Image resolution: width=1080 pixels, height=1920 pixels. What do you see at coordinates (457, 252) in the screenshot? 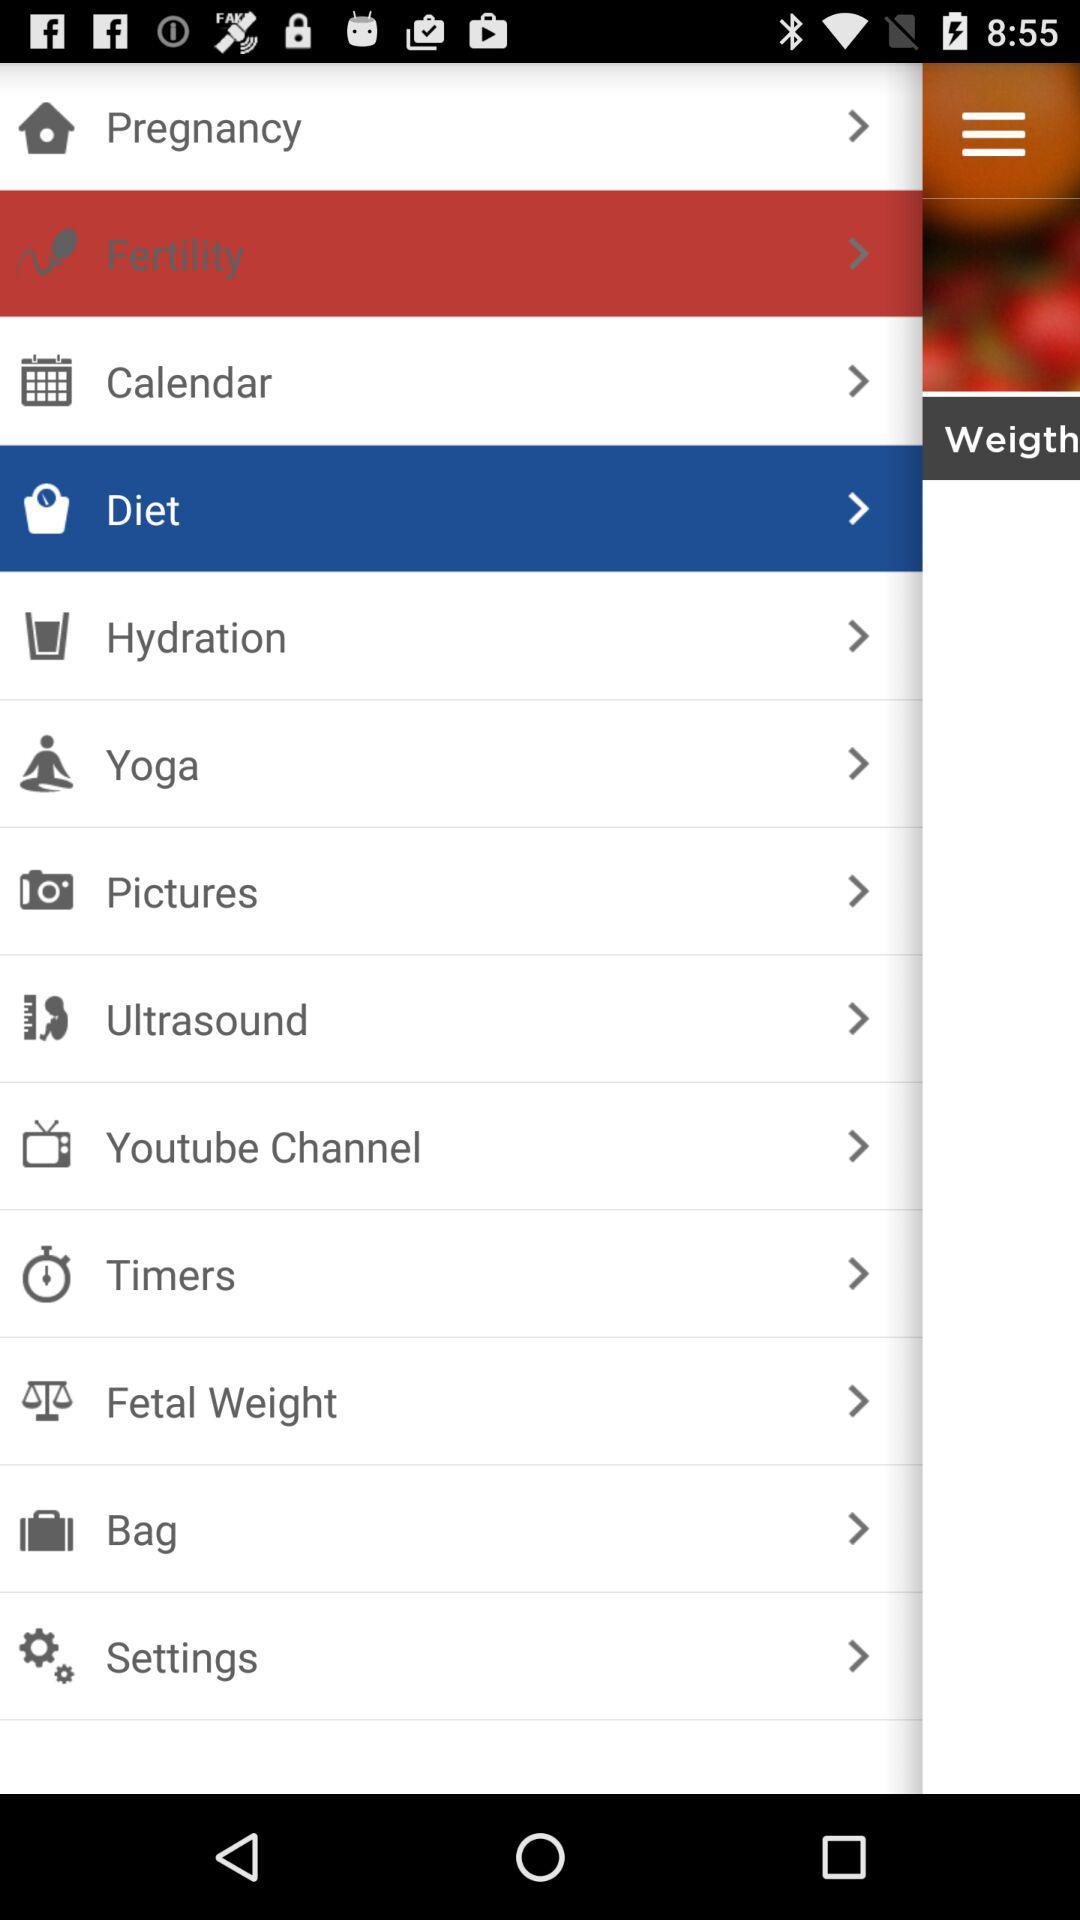
I see `checkbox below the pregnancy checkbox` at bounding box center [457, 252].